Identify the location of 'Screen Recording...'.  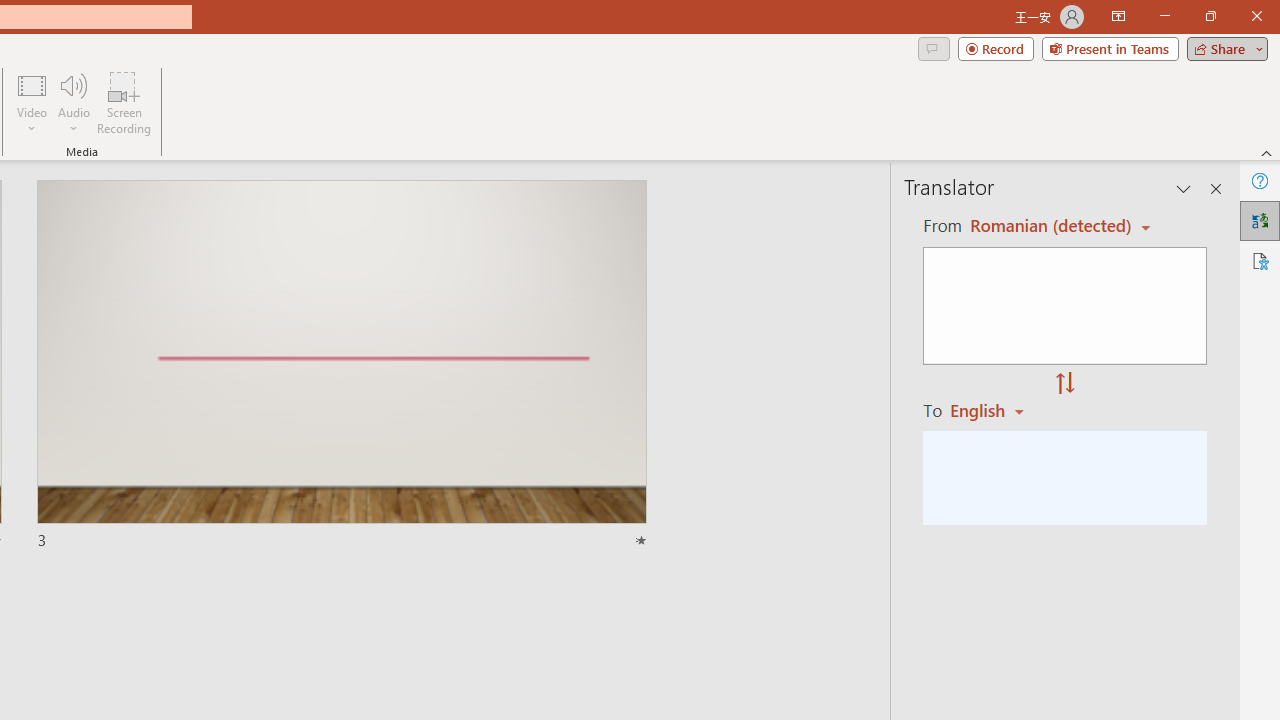
(123, 103).